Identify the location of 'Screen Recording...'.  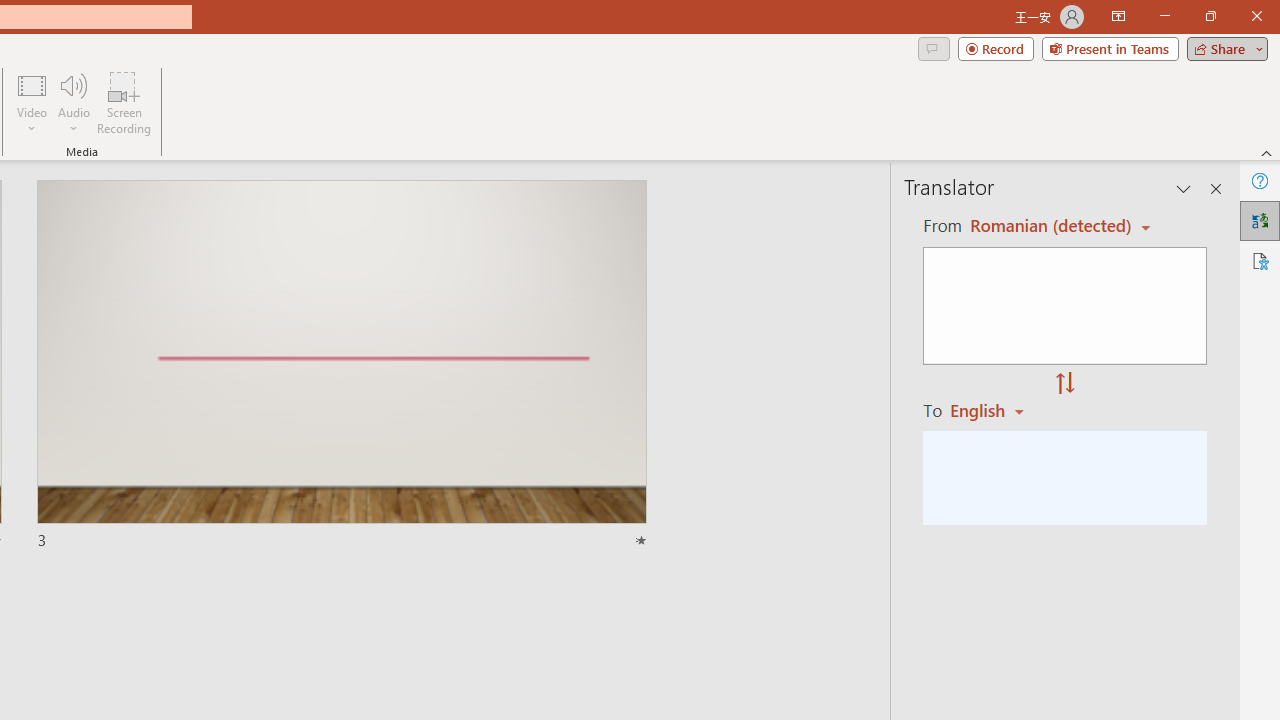
(123, 103).